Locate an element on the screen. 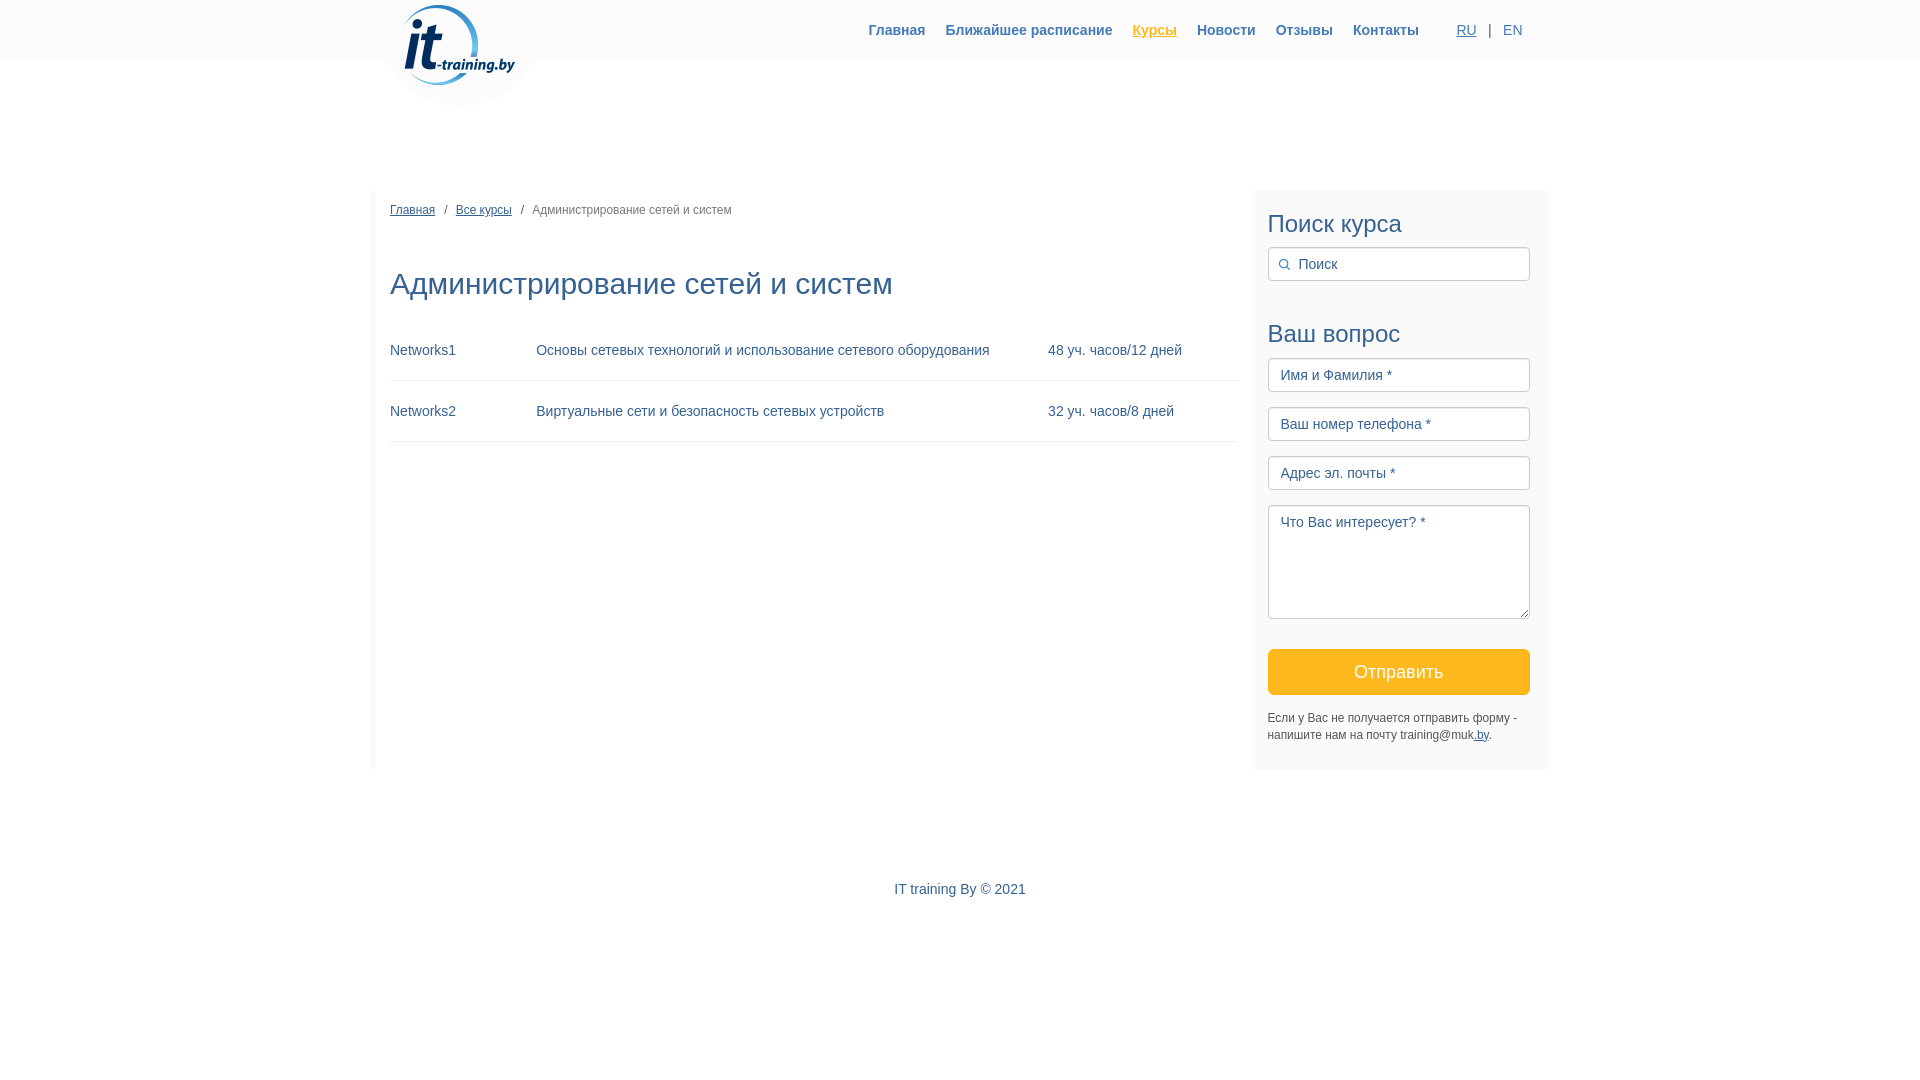 This screenshot has width=1920, height=1080. 'EN' is located at coordinates (1512, 30).